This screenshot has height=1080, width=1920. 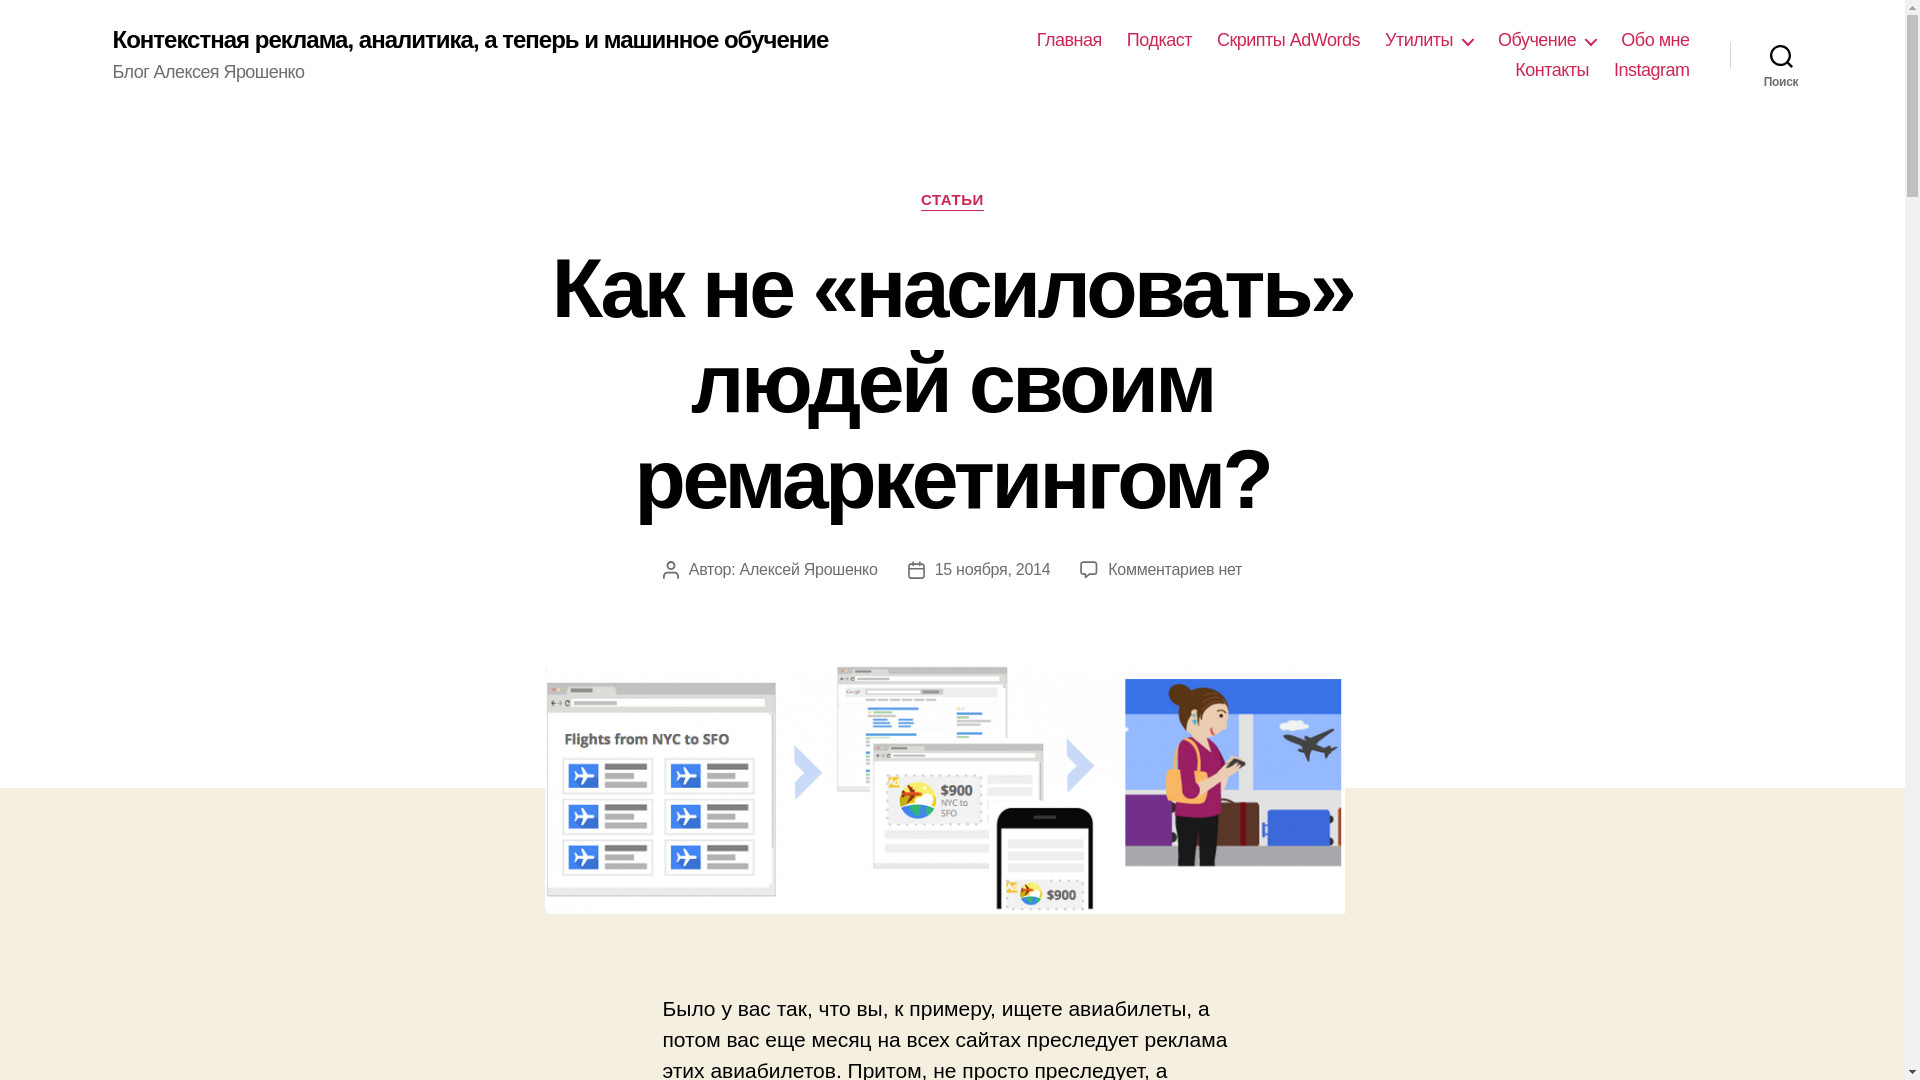 I want to click on 'Instagram', so click(x=1613, y=69).